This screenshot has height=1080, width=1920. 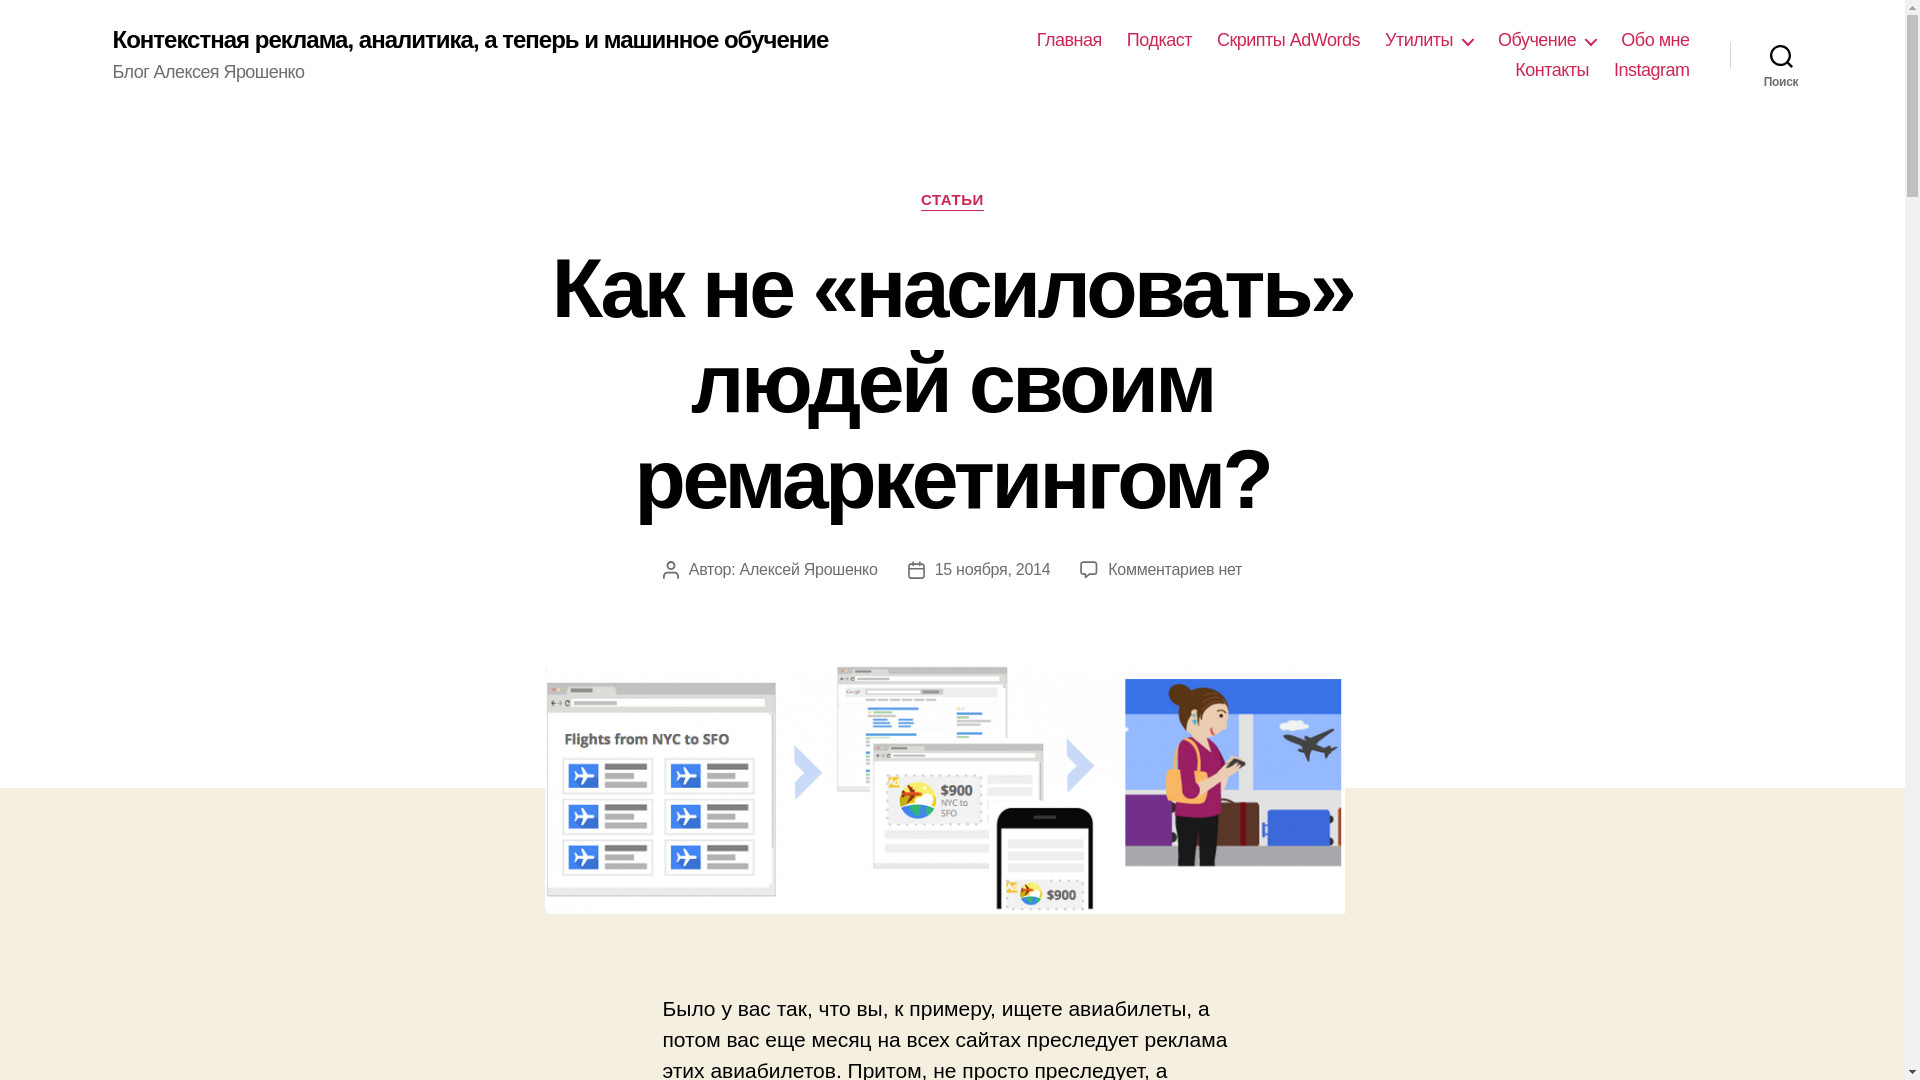 I want to click on 'Instagram', so click(x=1613, y=69).